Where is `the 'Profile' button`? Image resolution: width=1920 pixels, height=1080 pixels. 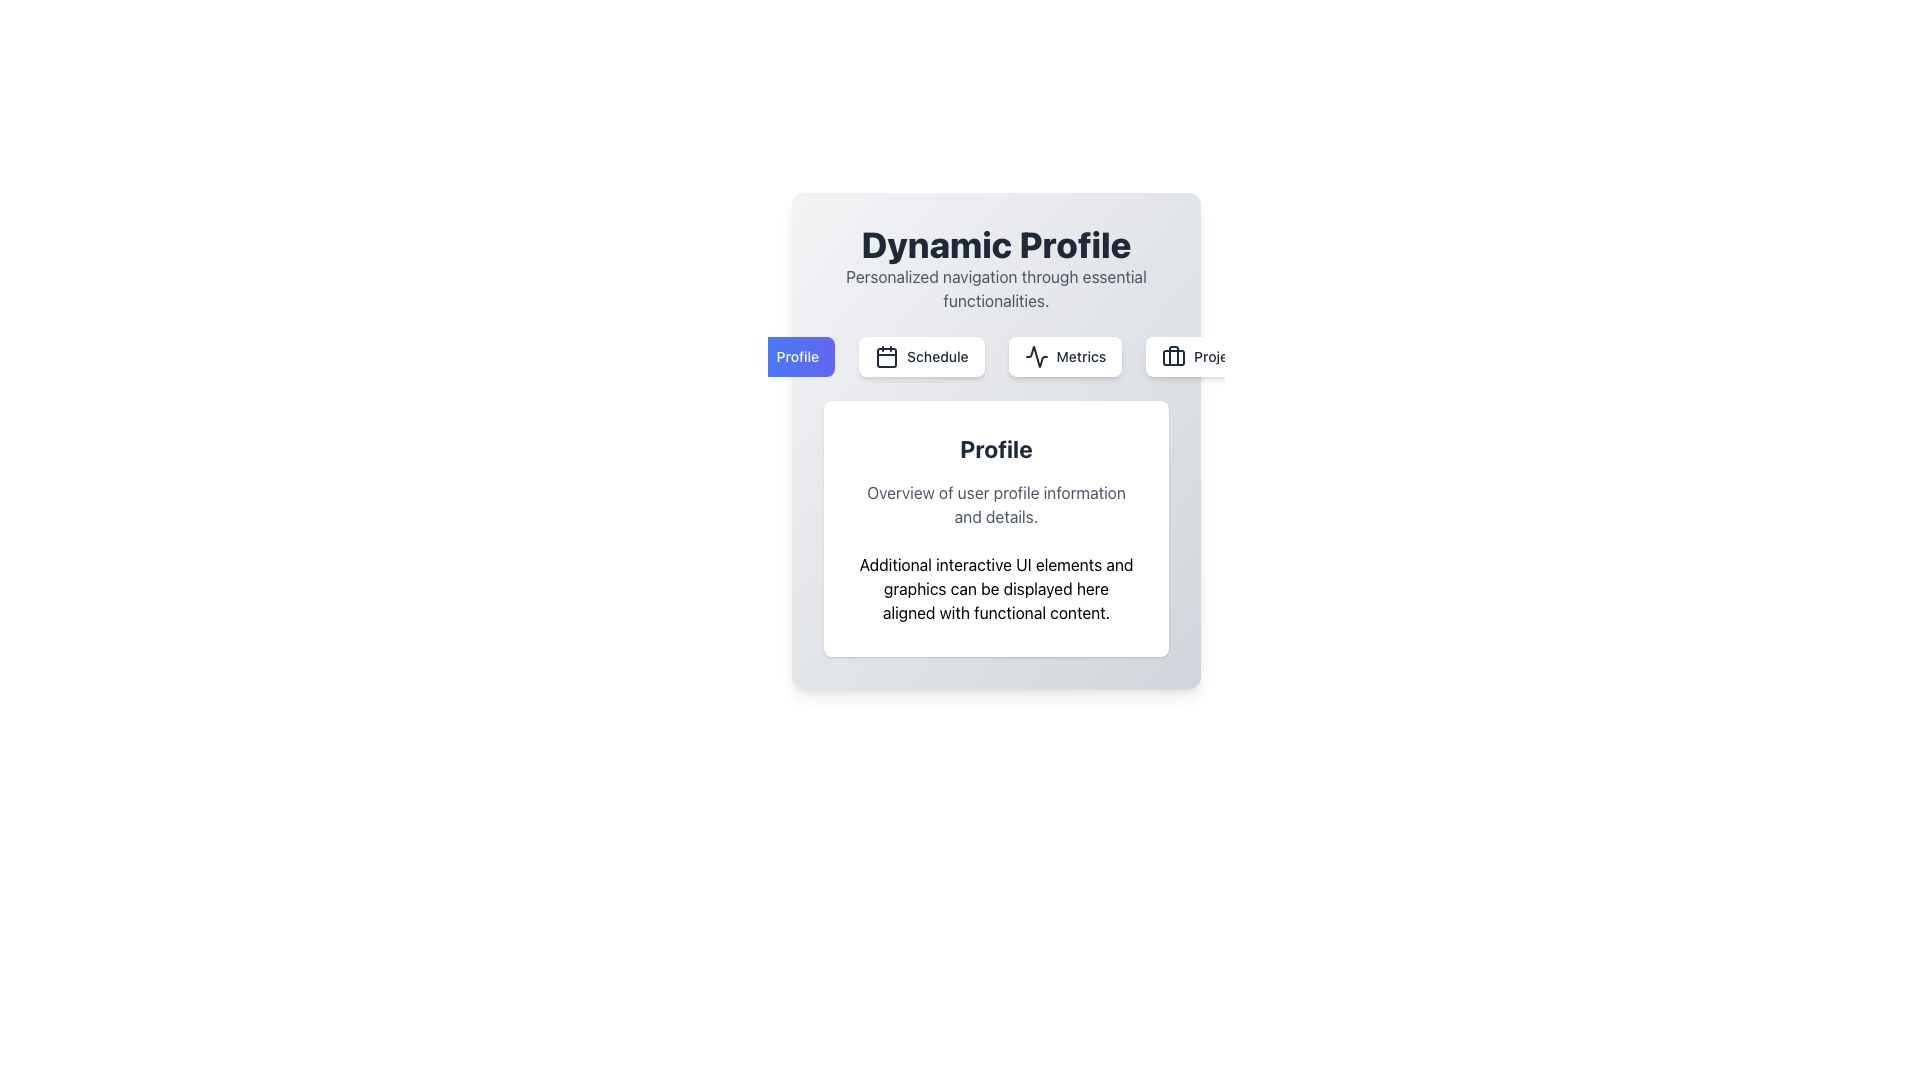
the 'Profile' button is located at coordinates (780, 356).